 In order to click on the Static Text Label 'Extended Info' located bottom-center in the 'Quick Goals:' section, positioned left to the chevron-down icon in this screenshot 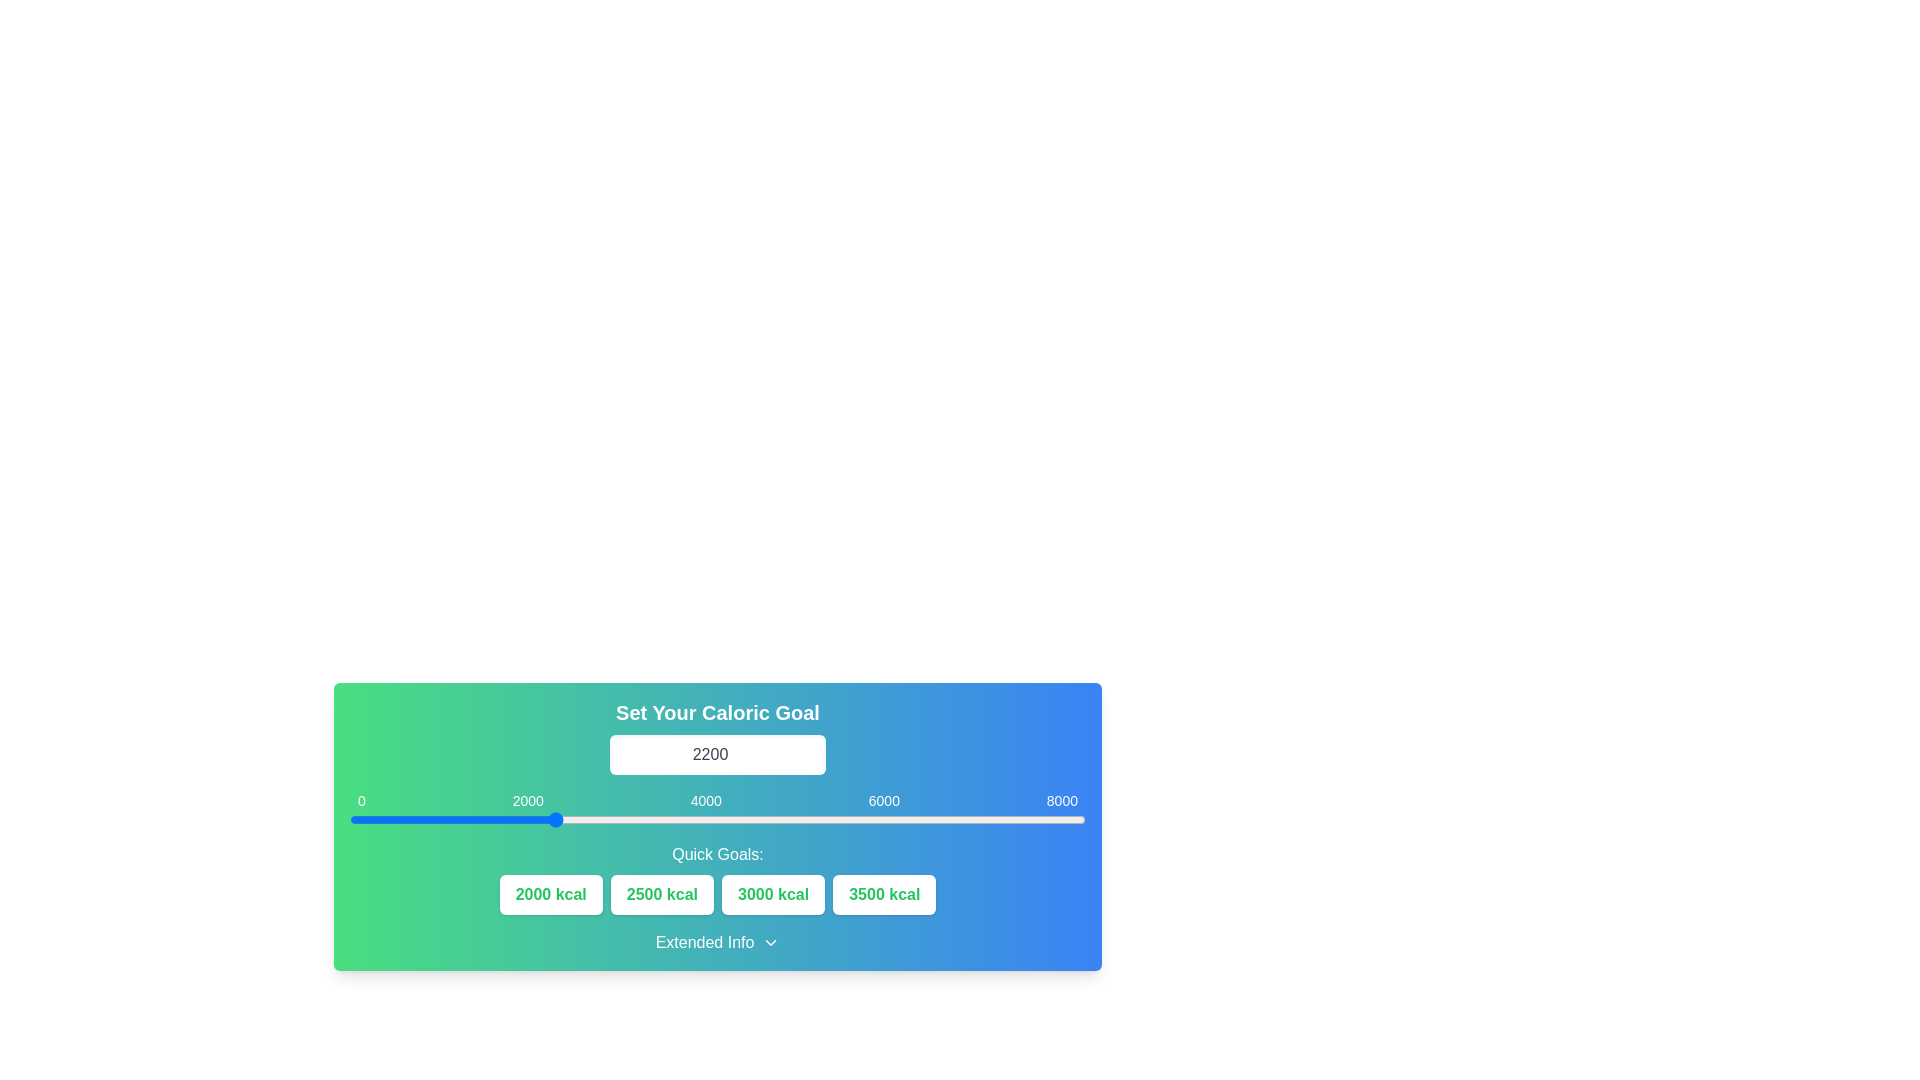, I will do `click(705, 942)`.